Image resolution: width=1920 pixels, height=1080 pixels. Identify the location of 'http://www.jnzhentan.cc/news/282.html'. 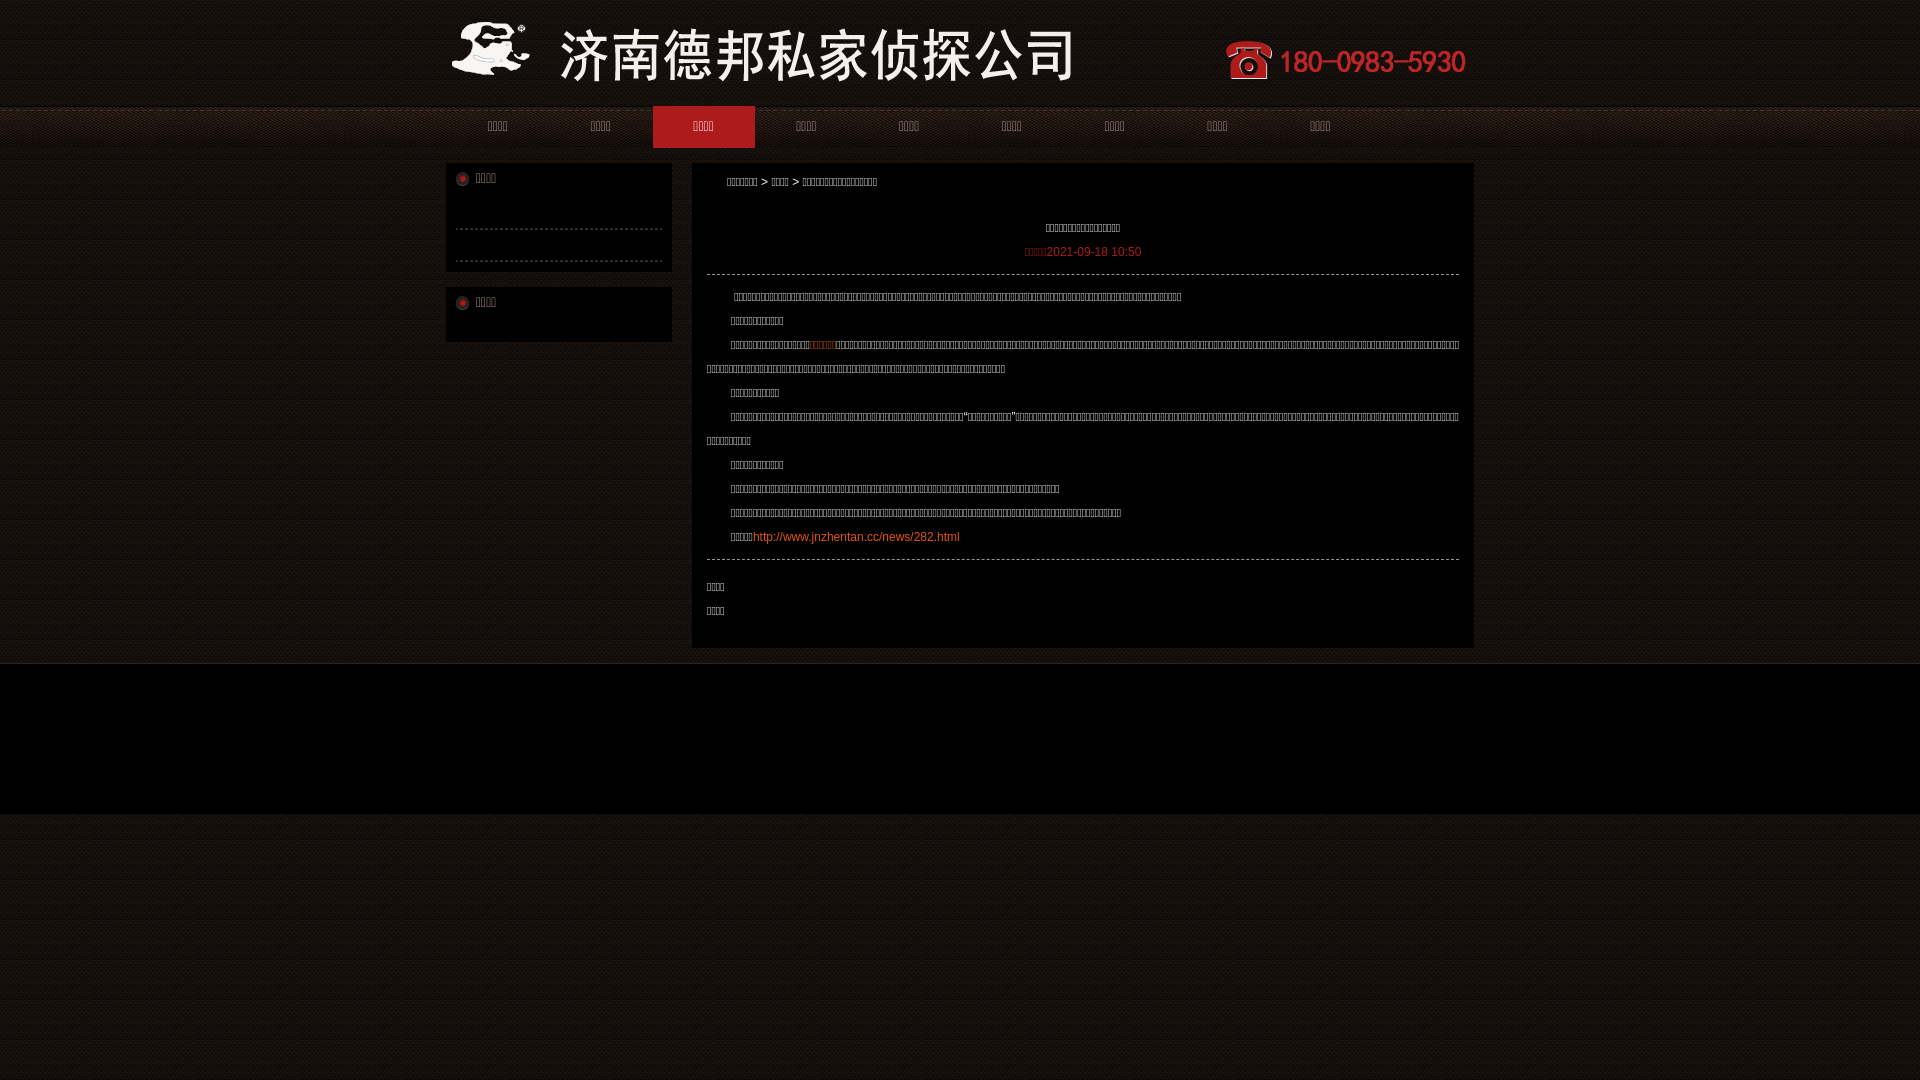
(752, 535).